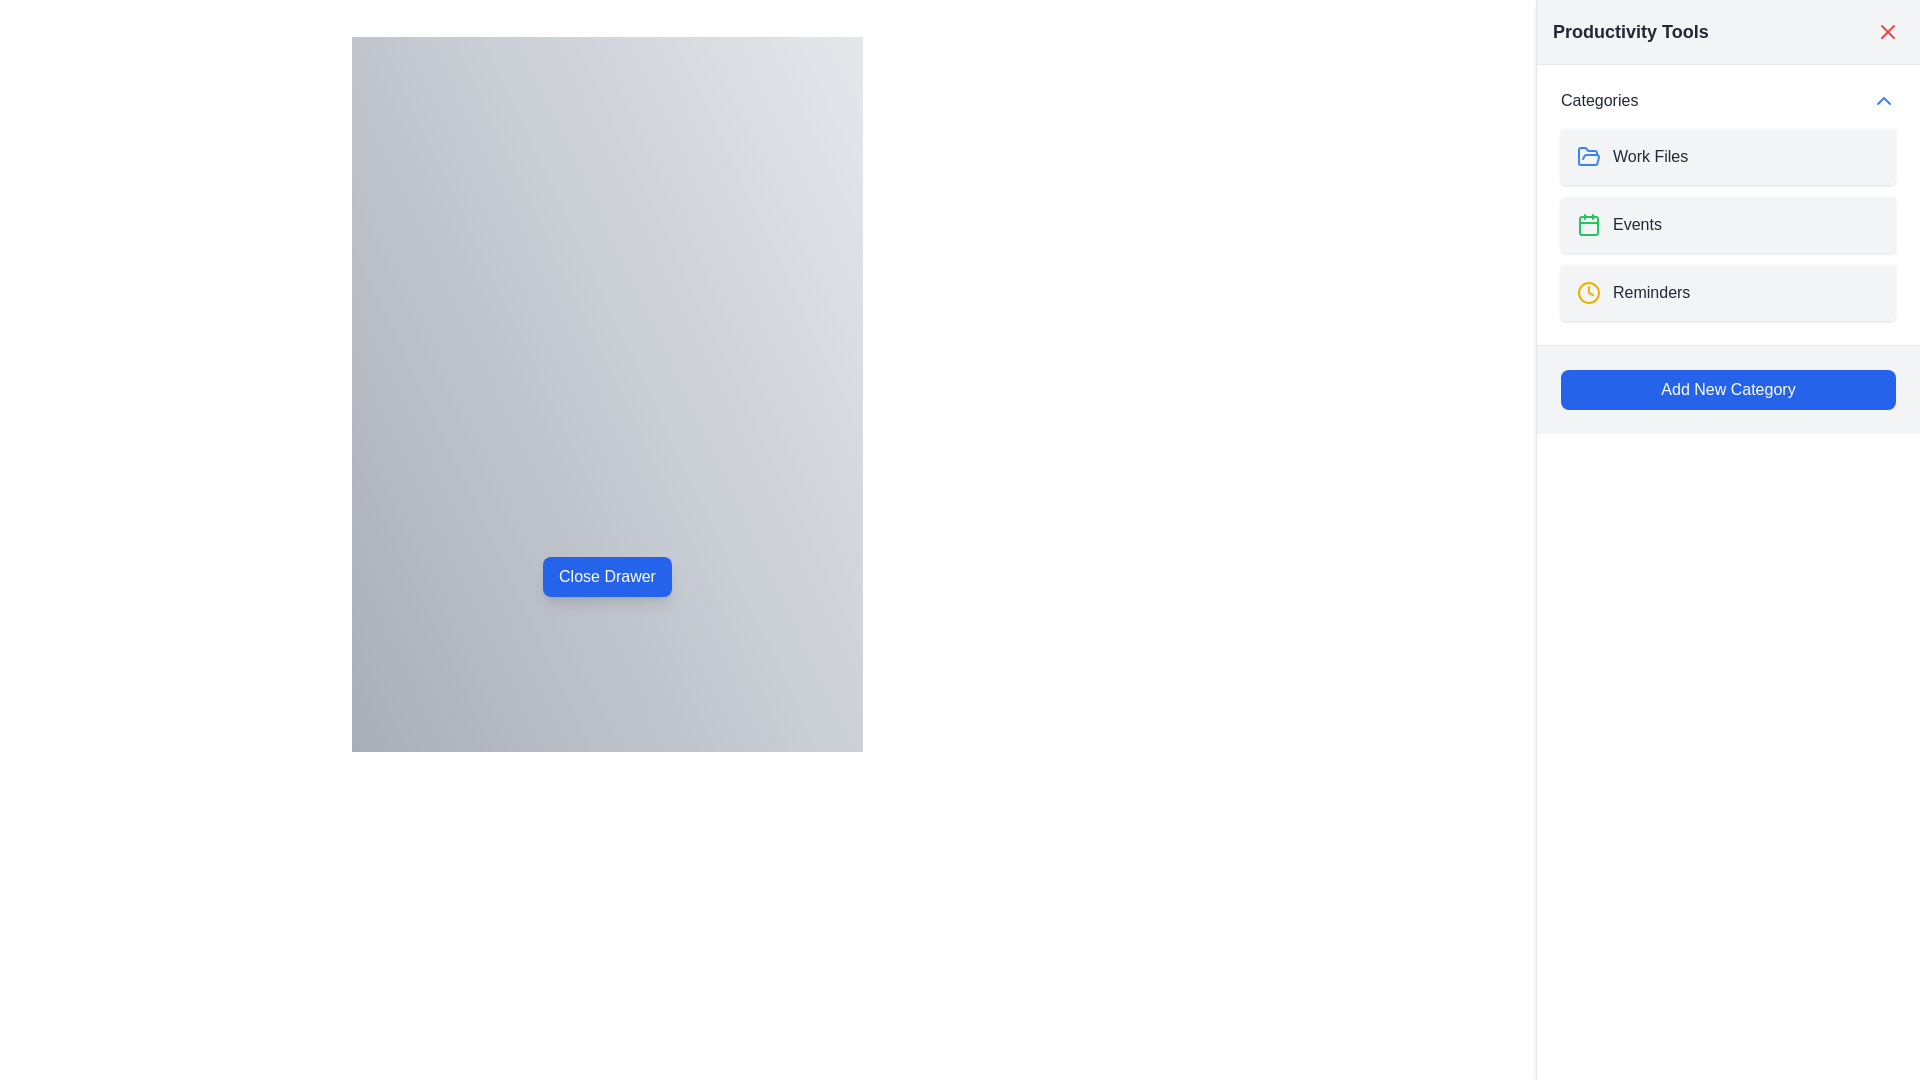 Image resolution: width=1920 pixels, height=1080 pixels. I want to click on the text label that serves as the name for the first category in the 'Categories' section on the right-side panel, located next to a blue-colored folder icon, so click(1650, 156).